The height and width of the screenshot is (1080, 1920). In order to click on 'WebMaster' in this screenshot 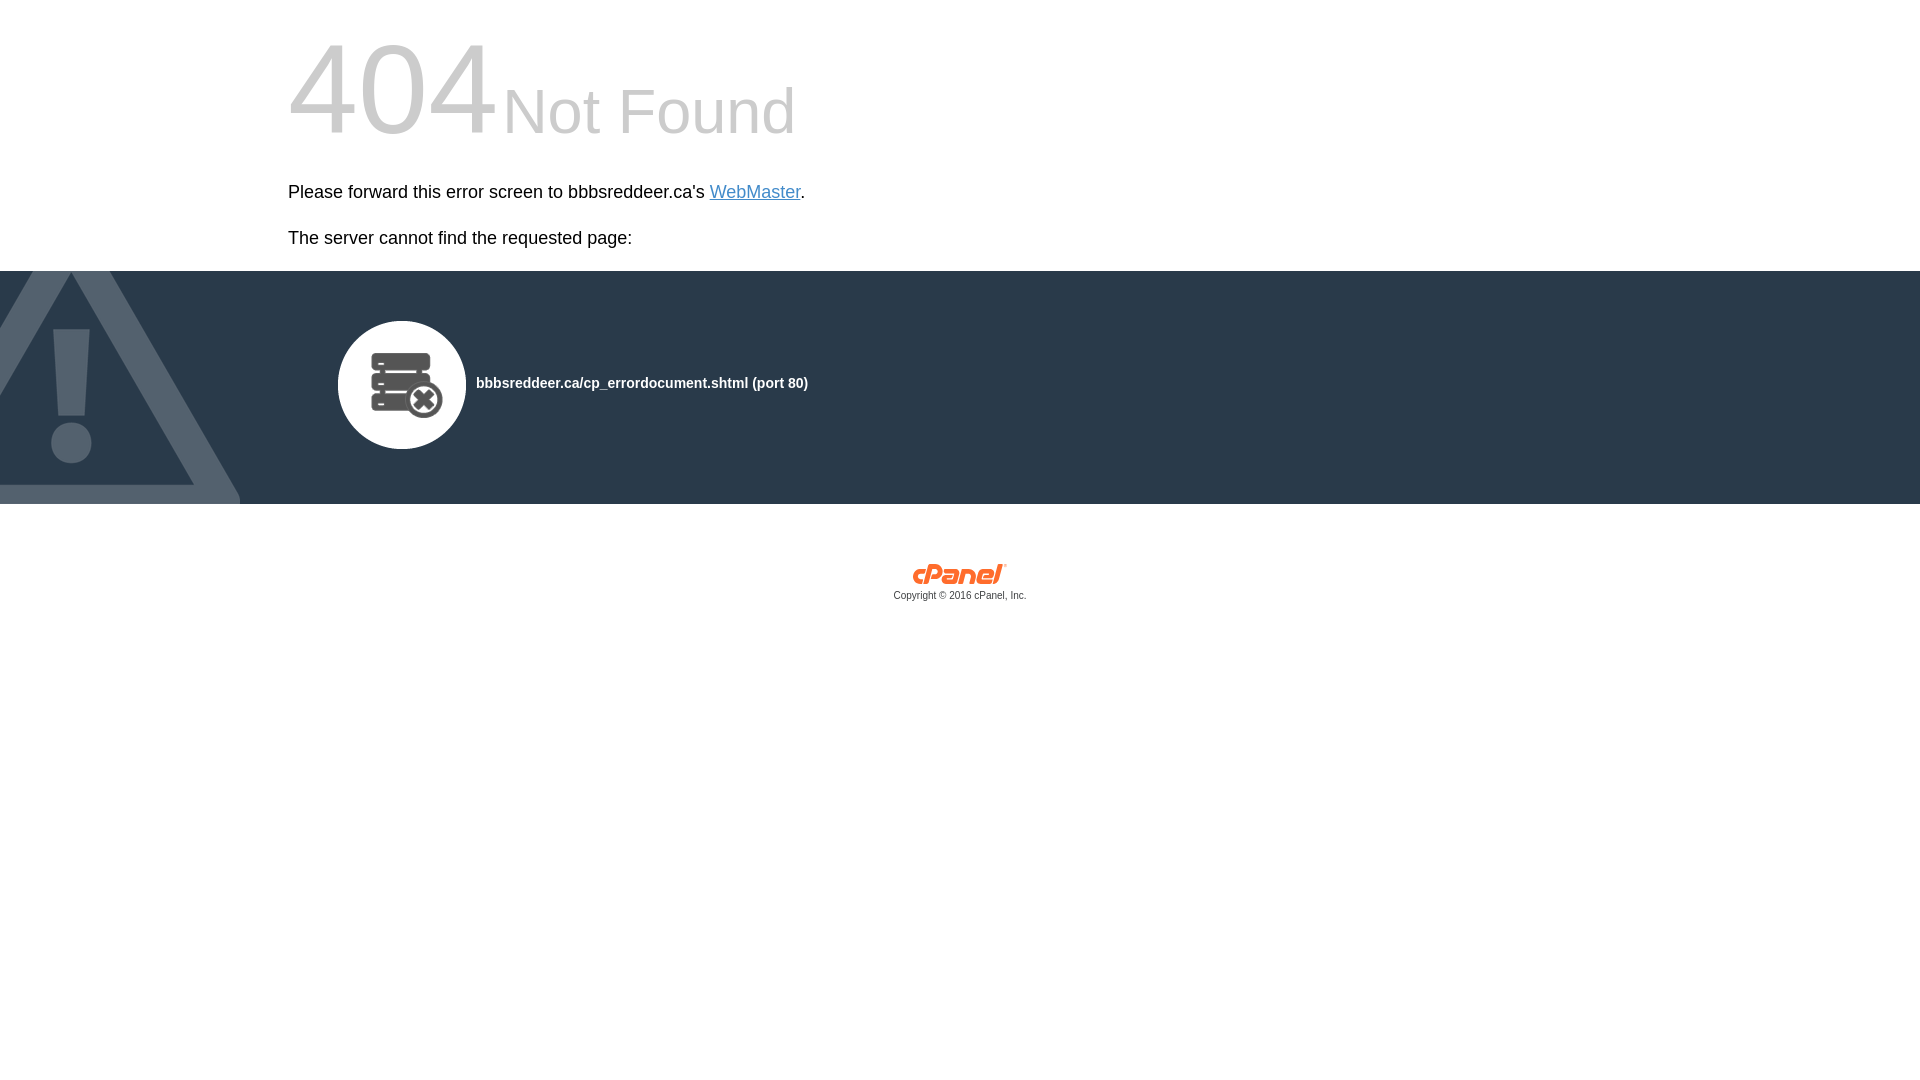, I will do `click(710, 192)`.